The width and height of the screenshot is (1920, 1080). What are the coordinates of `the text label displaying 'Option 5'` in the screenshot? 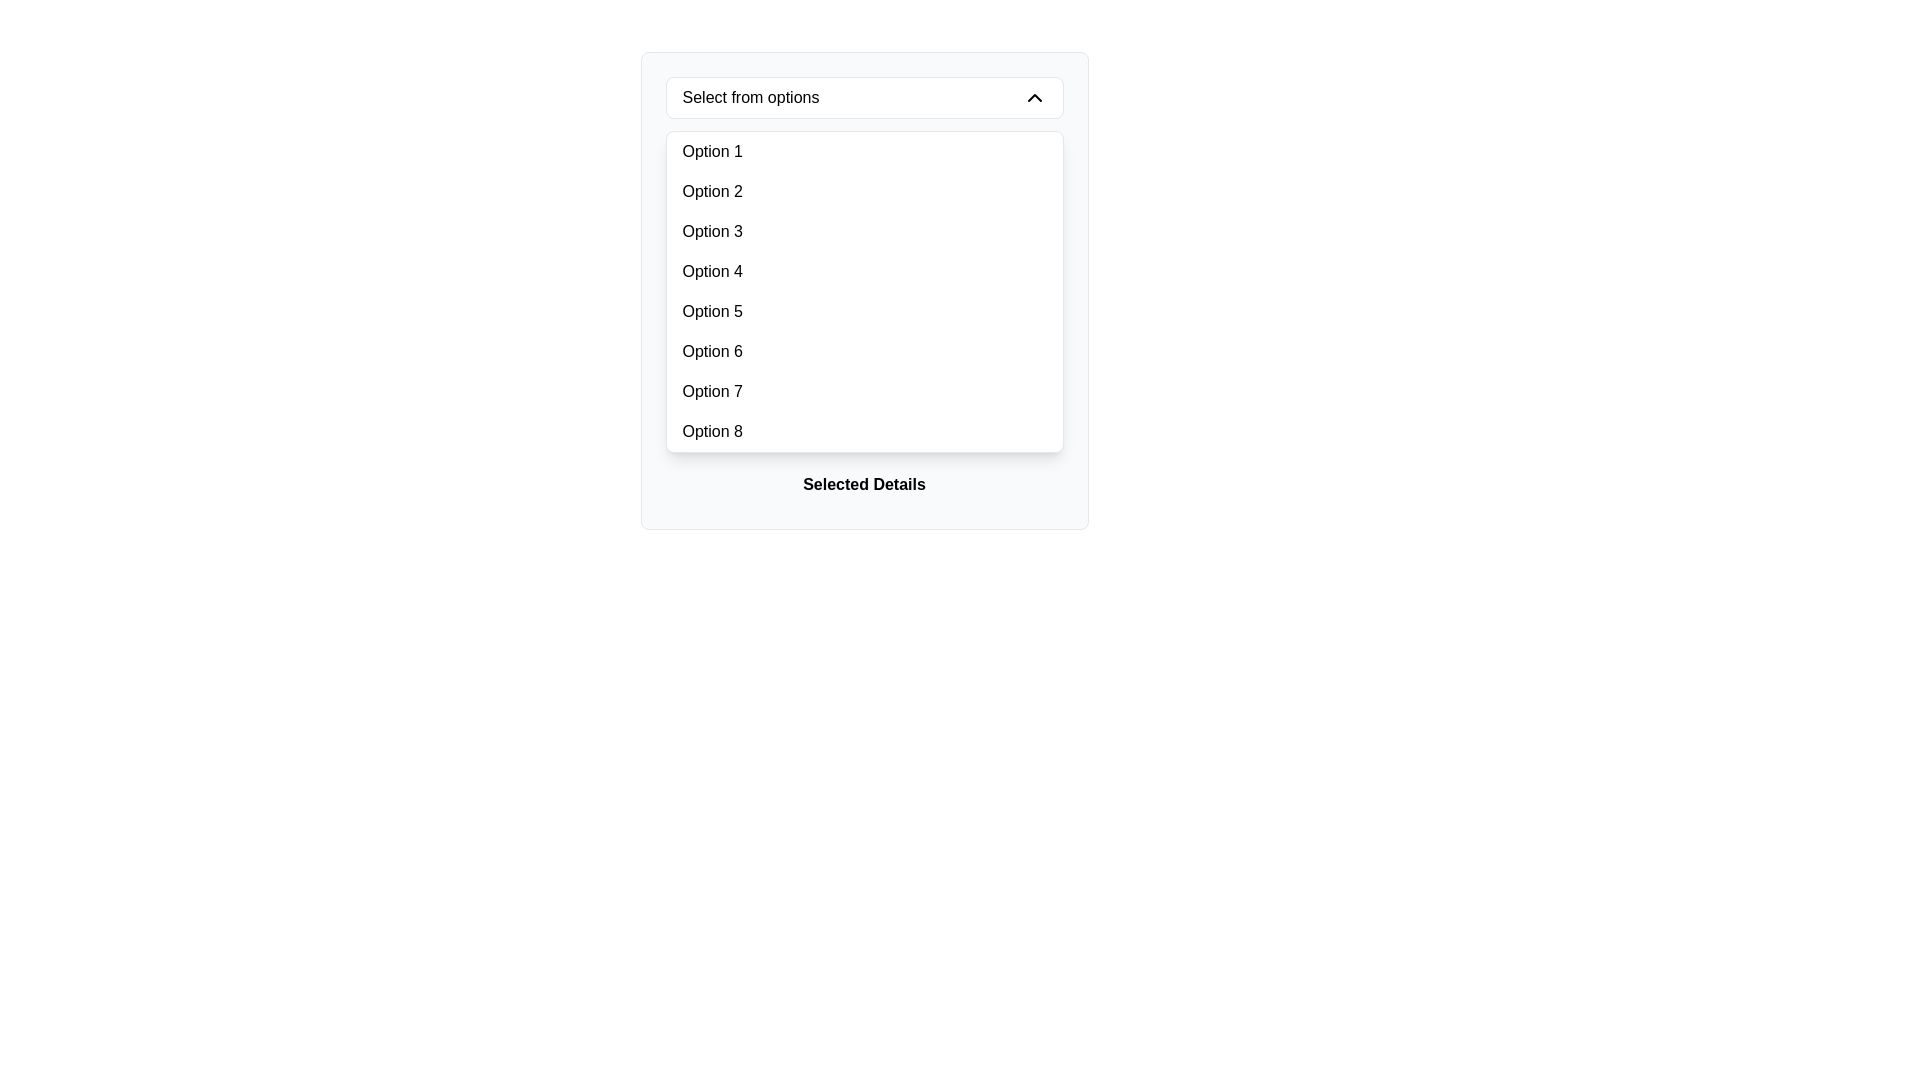 It's located at (712, 312).